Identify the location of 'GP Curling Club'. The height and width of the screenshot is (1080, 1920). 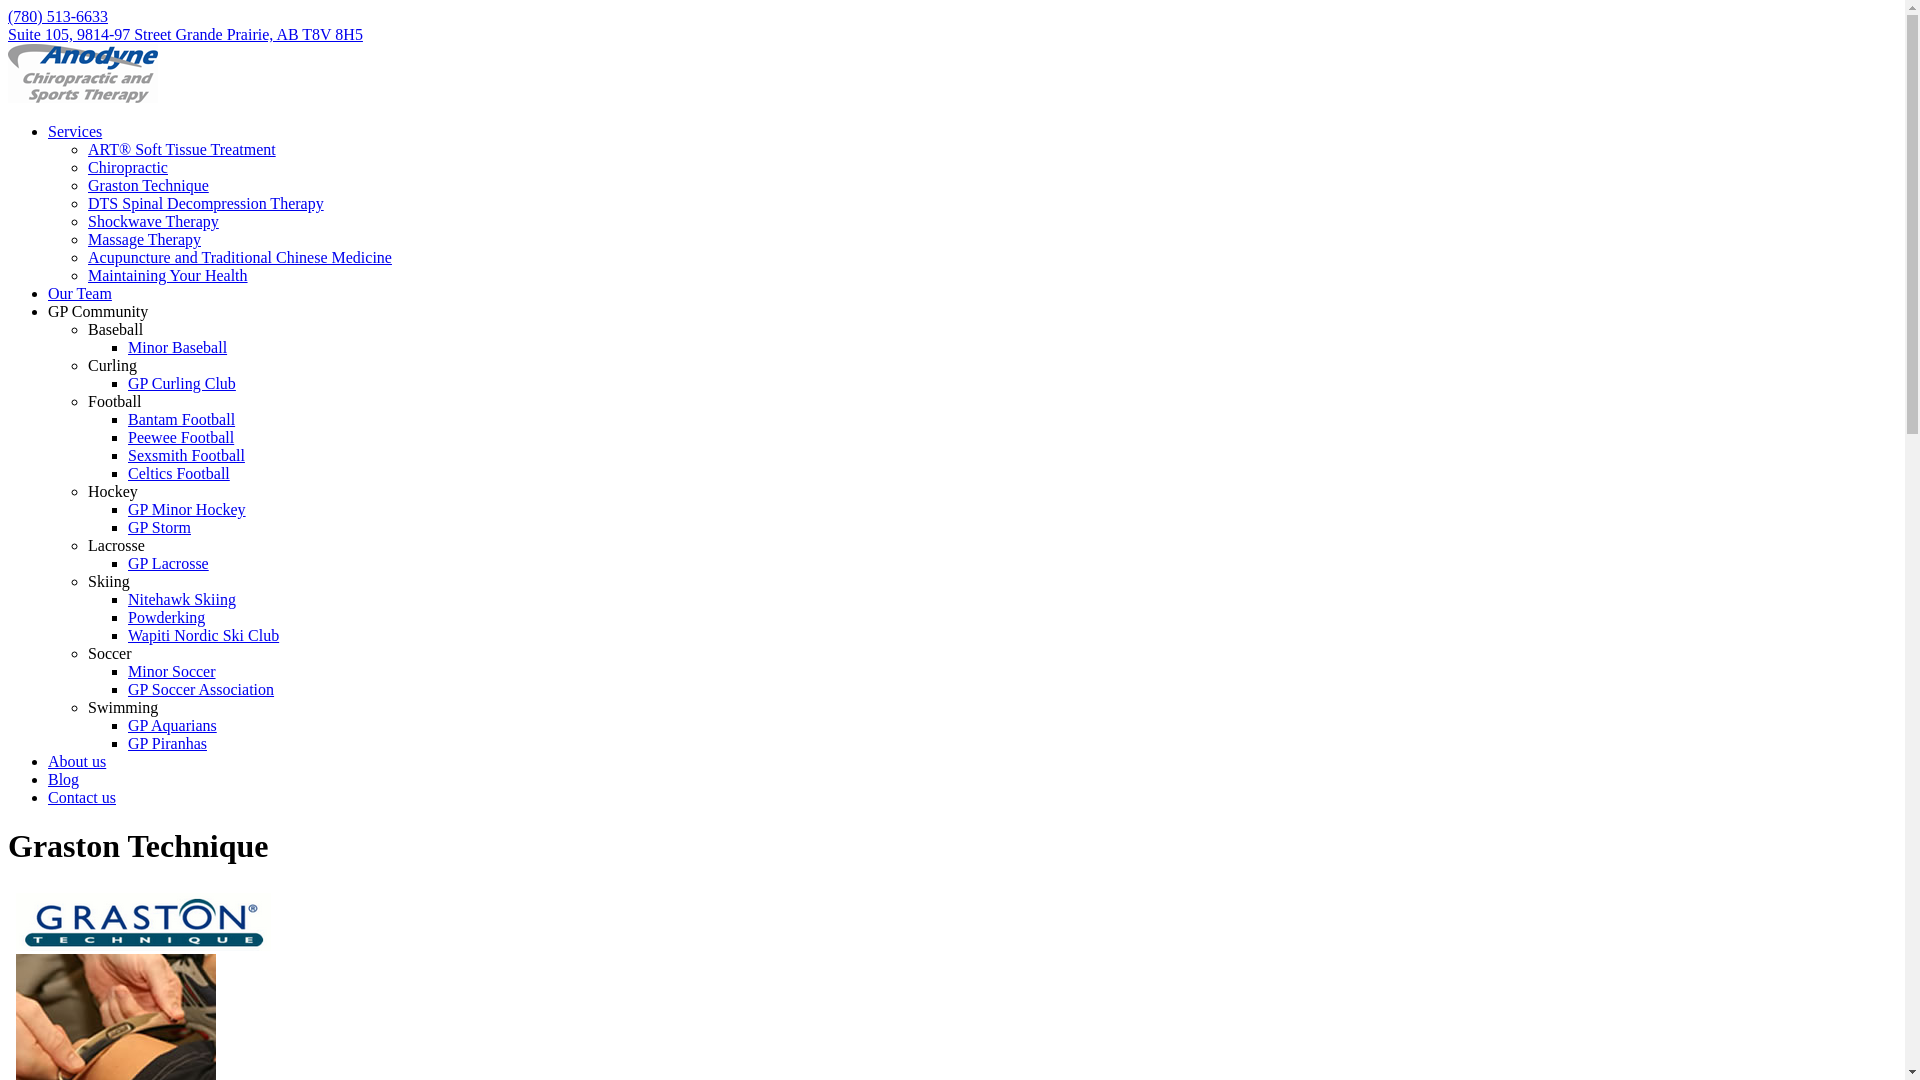
(182, 383).